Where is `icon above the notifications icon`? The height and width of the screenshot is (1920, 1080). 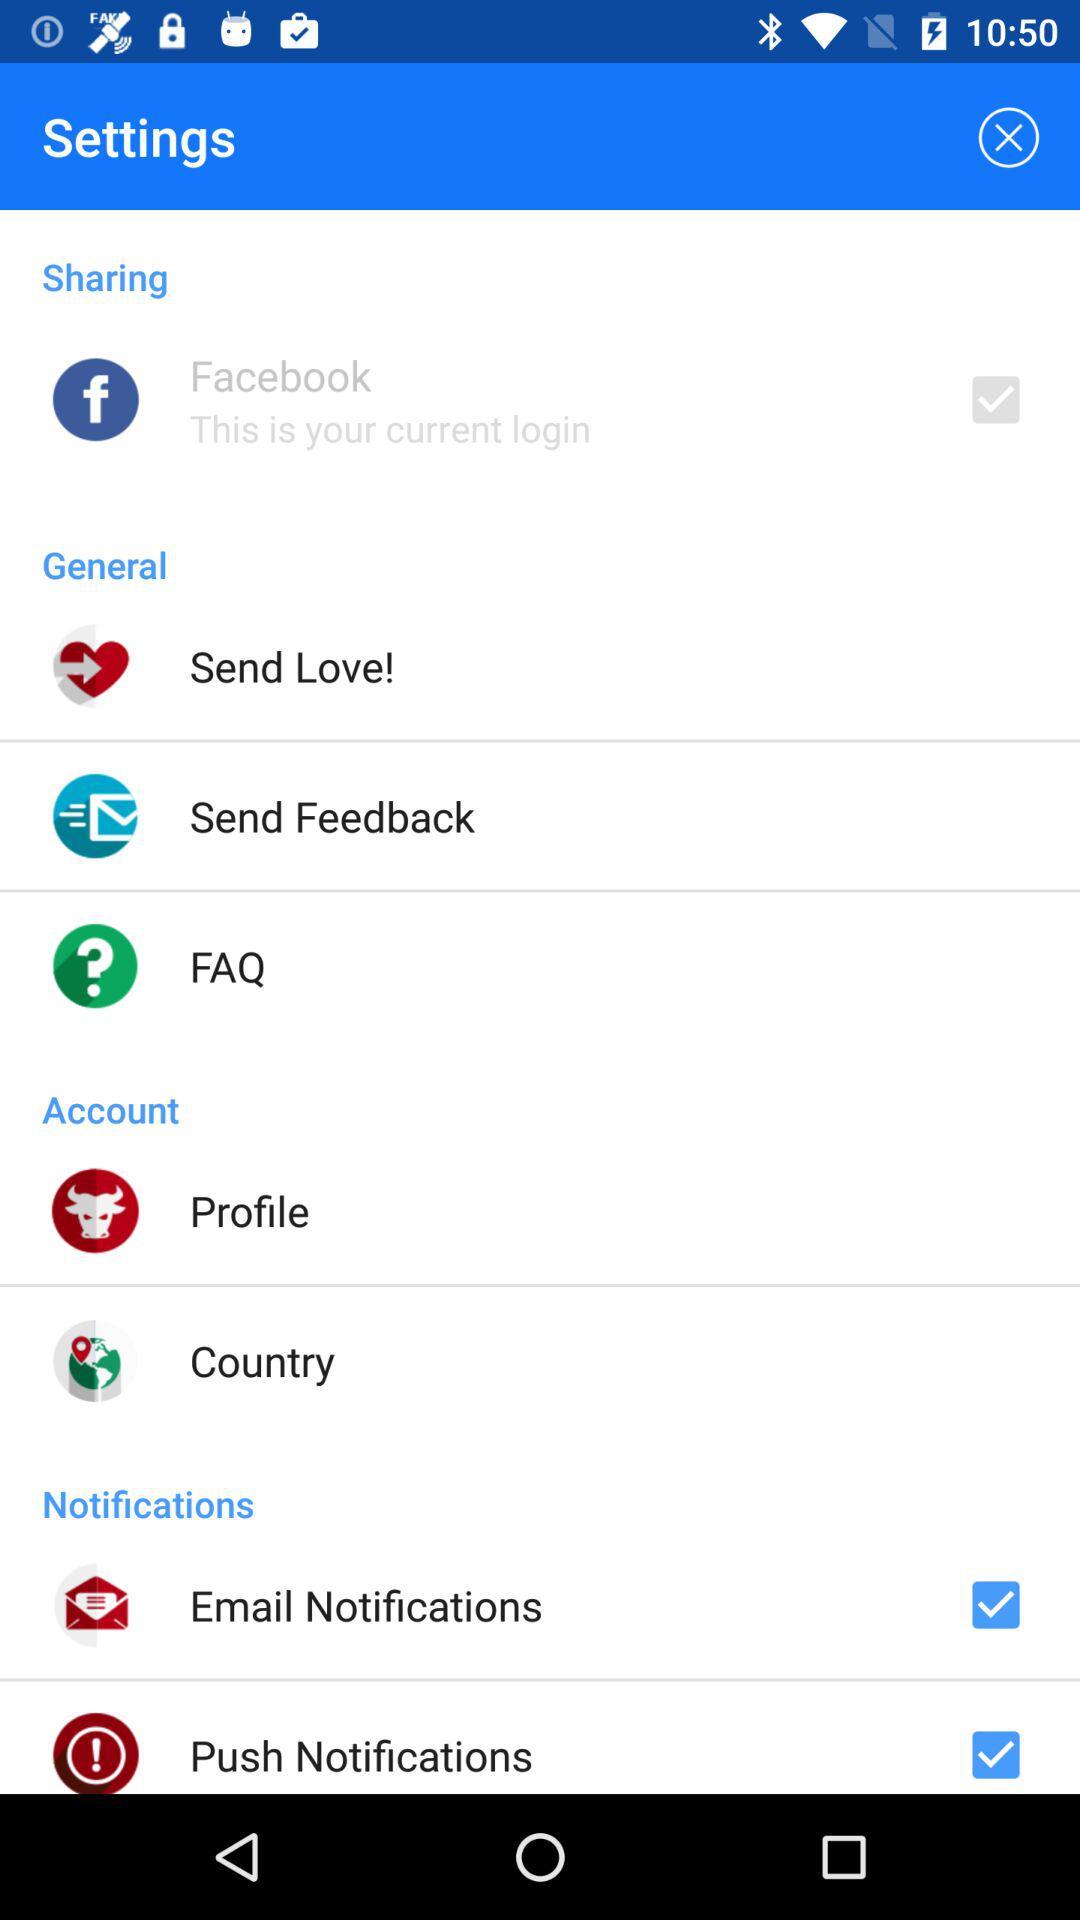 icon above the notifications icon is located at coordinates (261, 1360).